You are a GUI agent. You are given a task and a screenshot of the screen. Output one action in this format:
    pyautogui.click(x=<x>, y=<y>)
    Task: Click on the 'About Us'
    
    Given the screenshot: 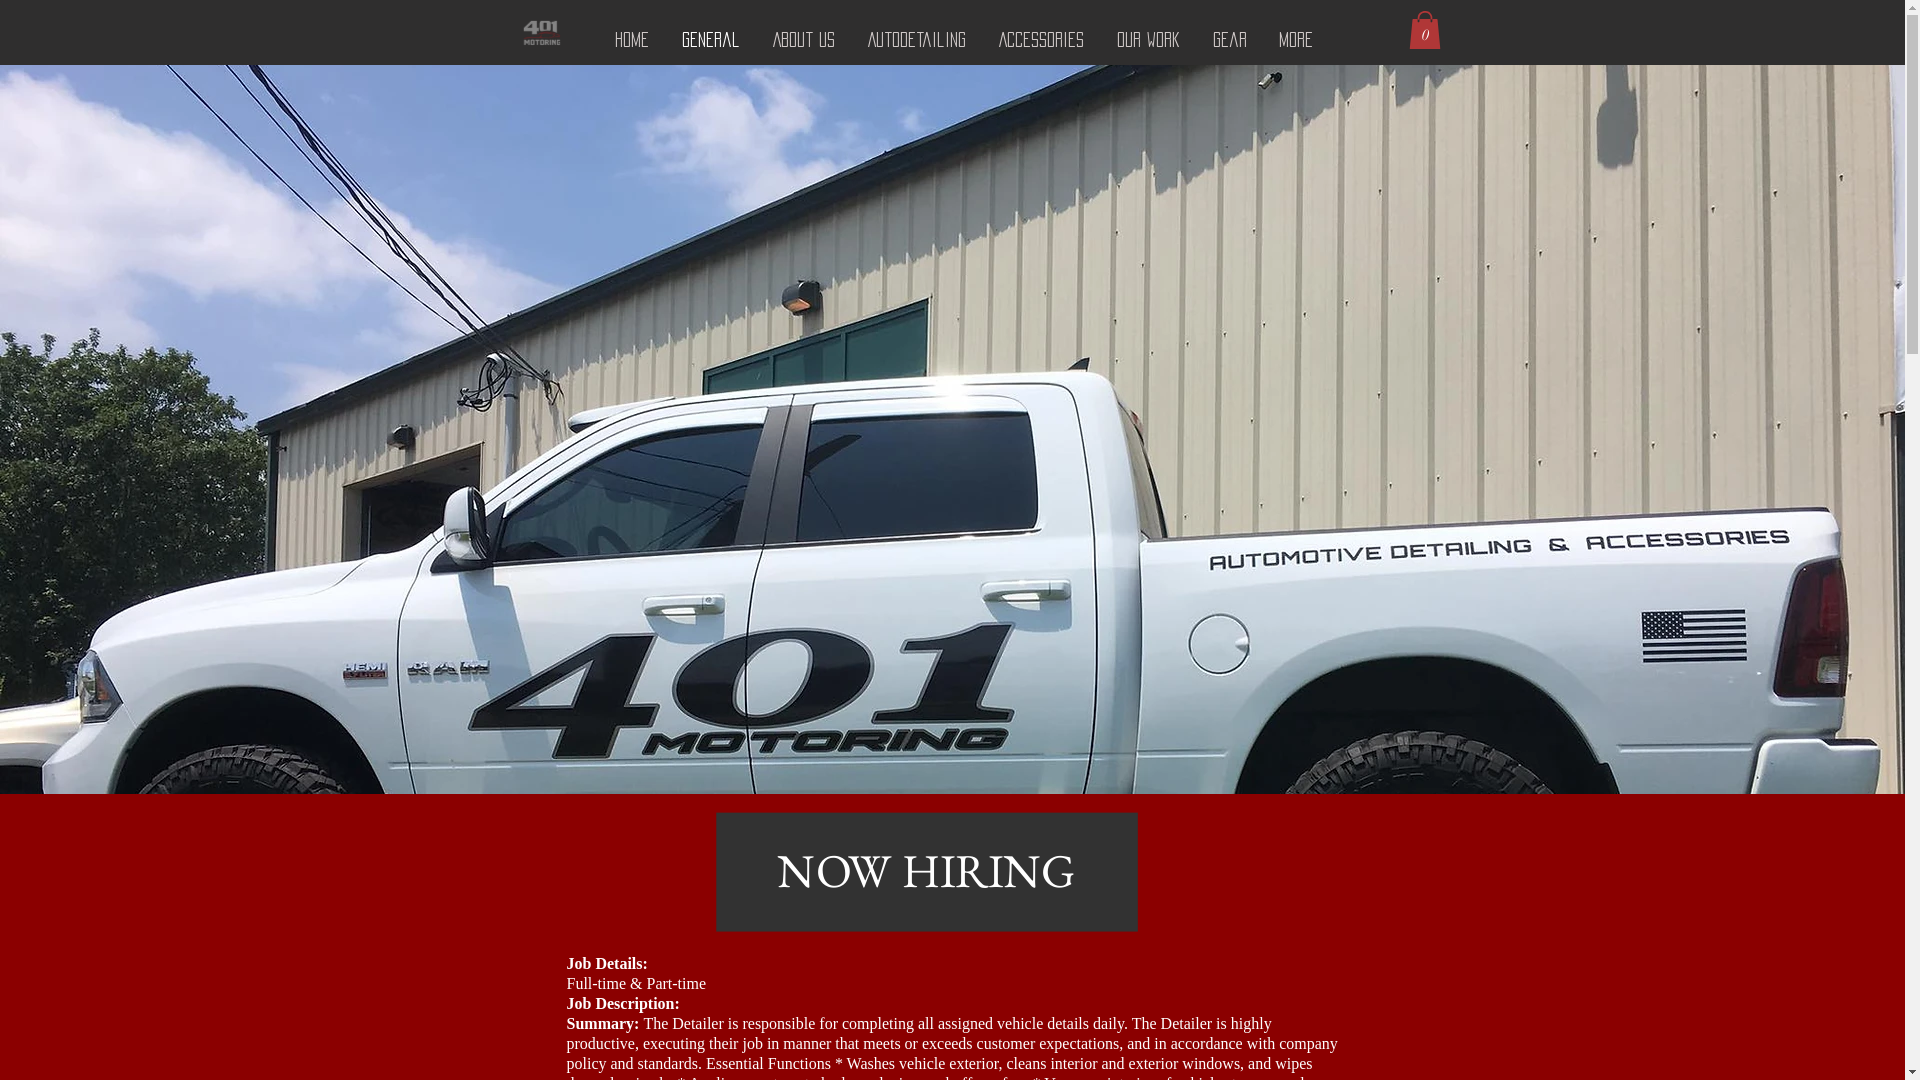 What is the action you would take?
    pyautogui.click(x=754, y=39)
    